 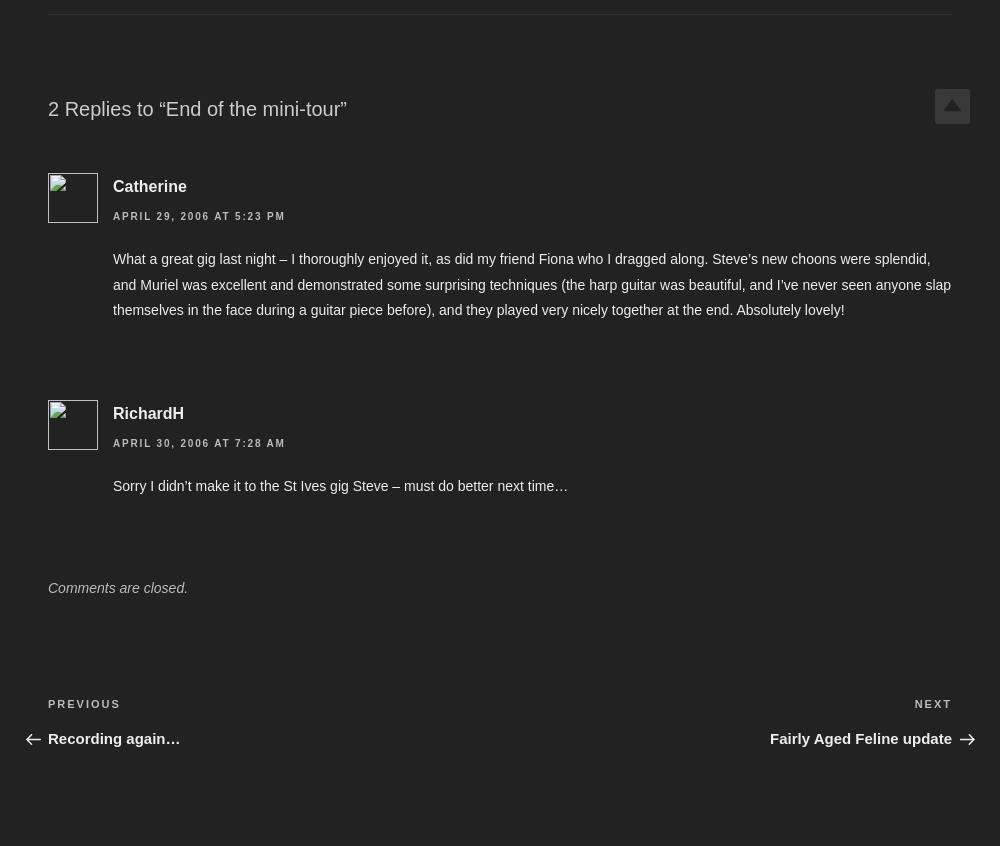 What do you see at coordinates (117, 586) in the screenshot?
I see `'Comments are closed.'` at bounding box center [117, 586].